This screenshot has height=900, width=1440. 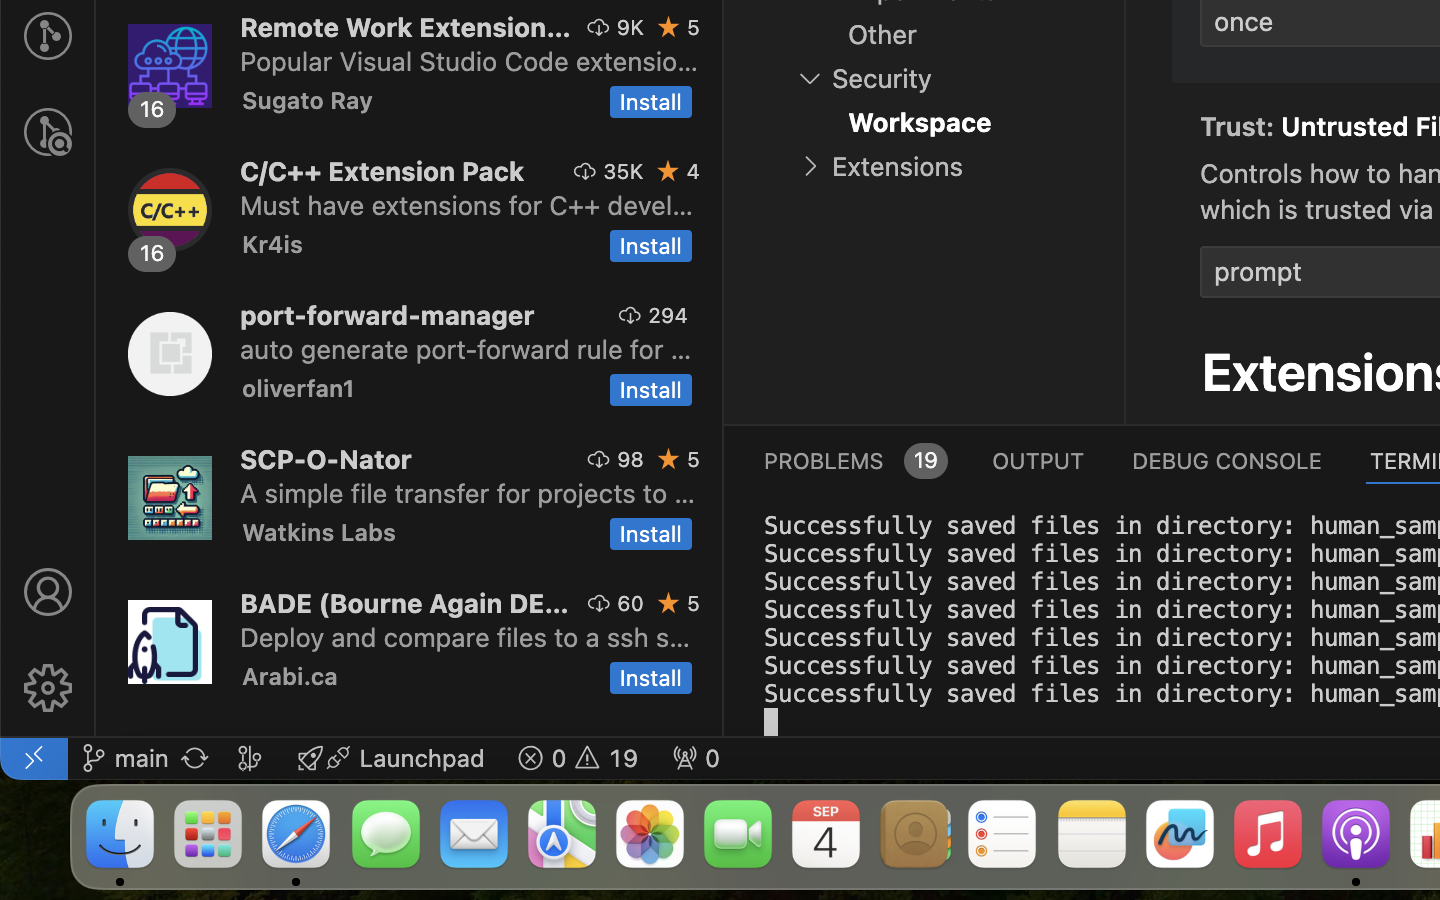 I want to click on 'Deploy and compare files to a ssh server', so click(x=465, y=637).